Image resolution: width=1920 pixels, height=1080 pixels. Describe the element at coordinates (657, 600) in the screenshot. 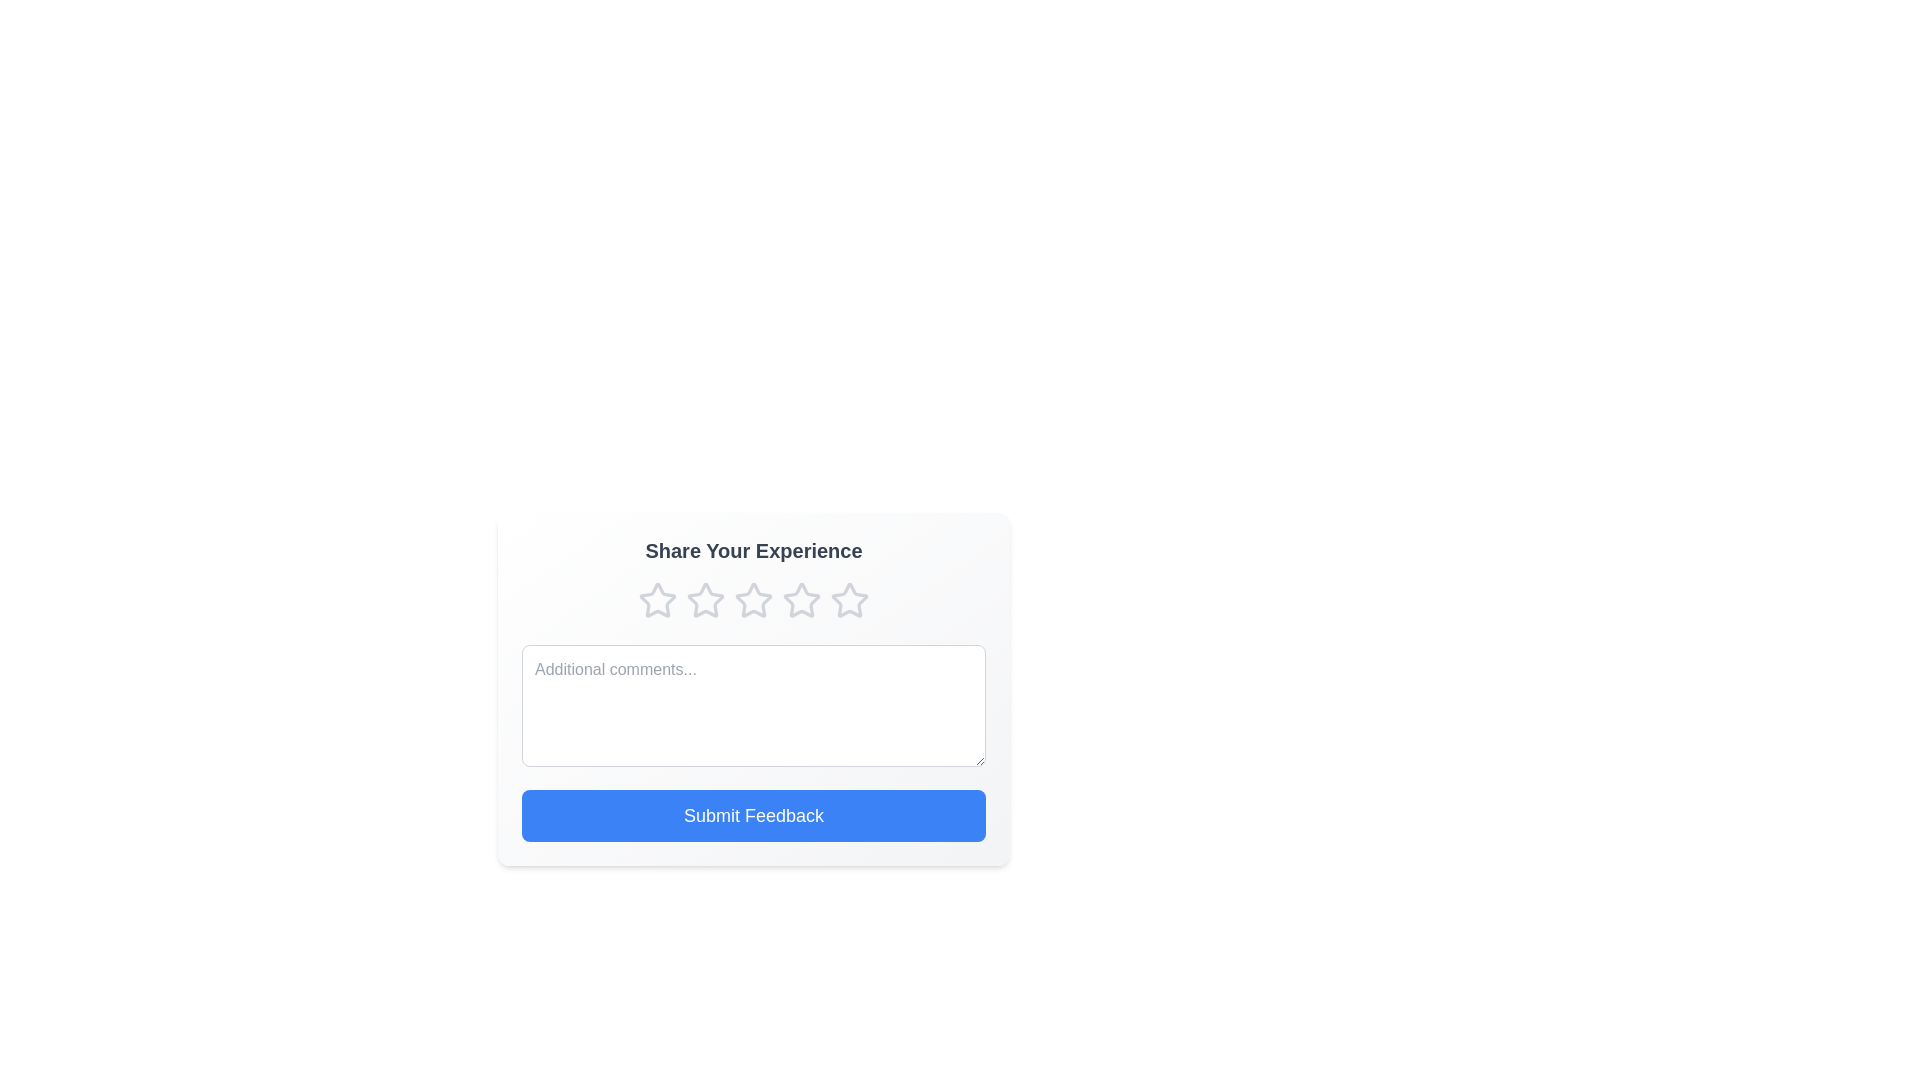

I see `the first star icon in the rating mechanism` at that location.